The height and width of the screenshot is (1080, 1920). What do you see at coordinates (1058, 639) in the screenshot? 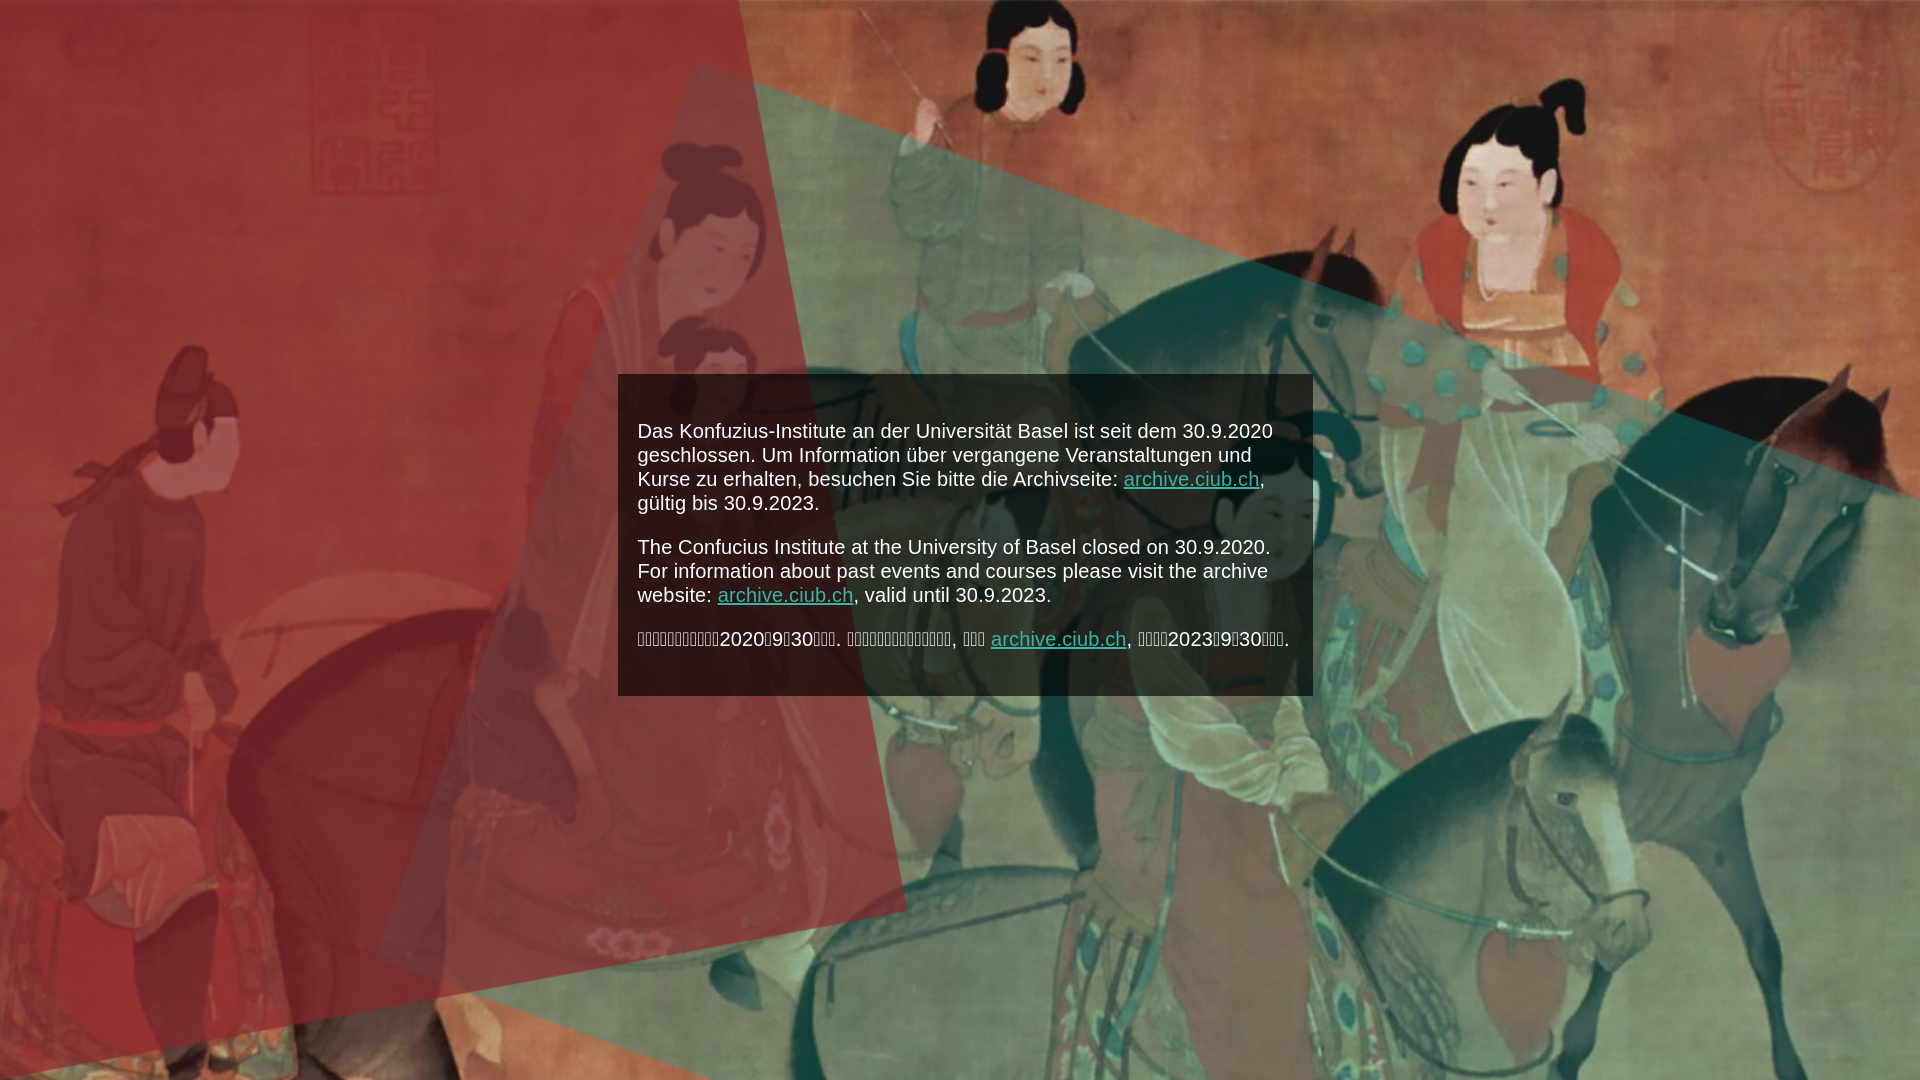
I see `'archive.ciub.ch'` at bounding box center [1058, 639].